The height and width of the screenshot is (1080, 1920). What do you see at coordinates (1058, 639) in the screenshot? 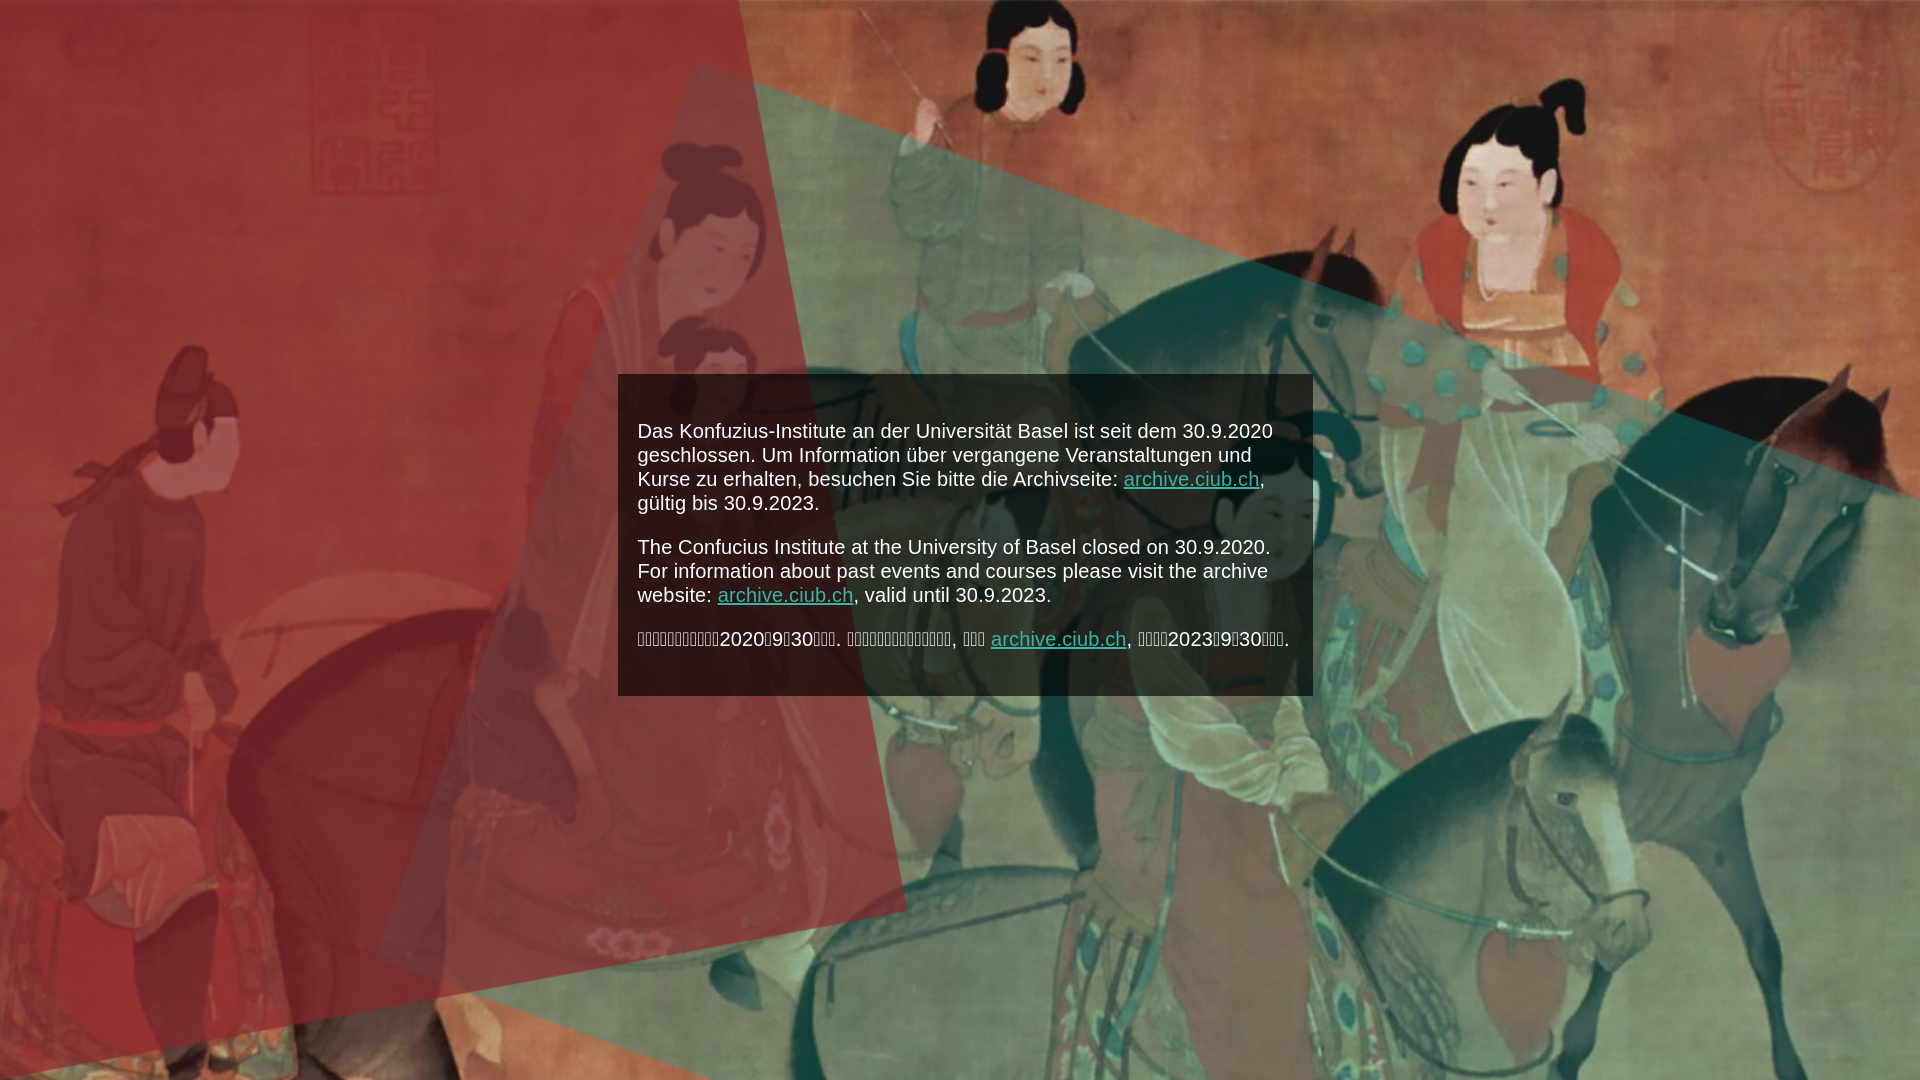
I see `'archive.ciub.ch'` at bounding box center [1058, 639].